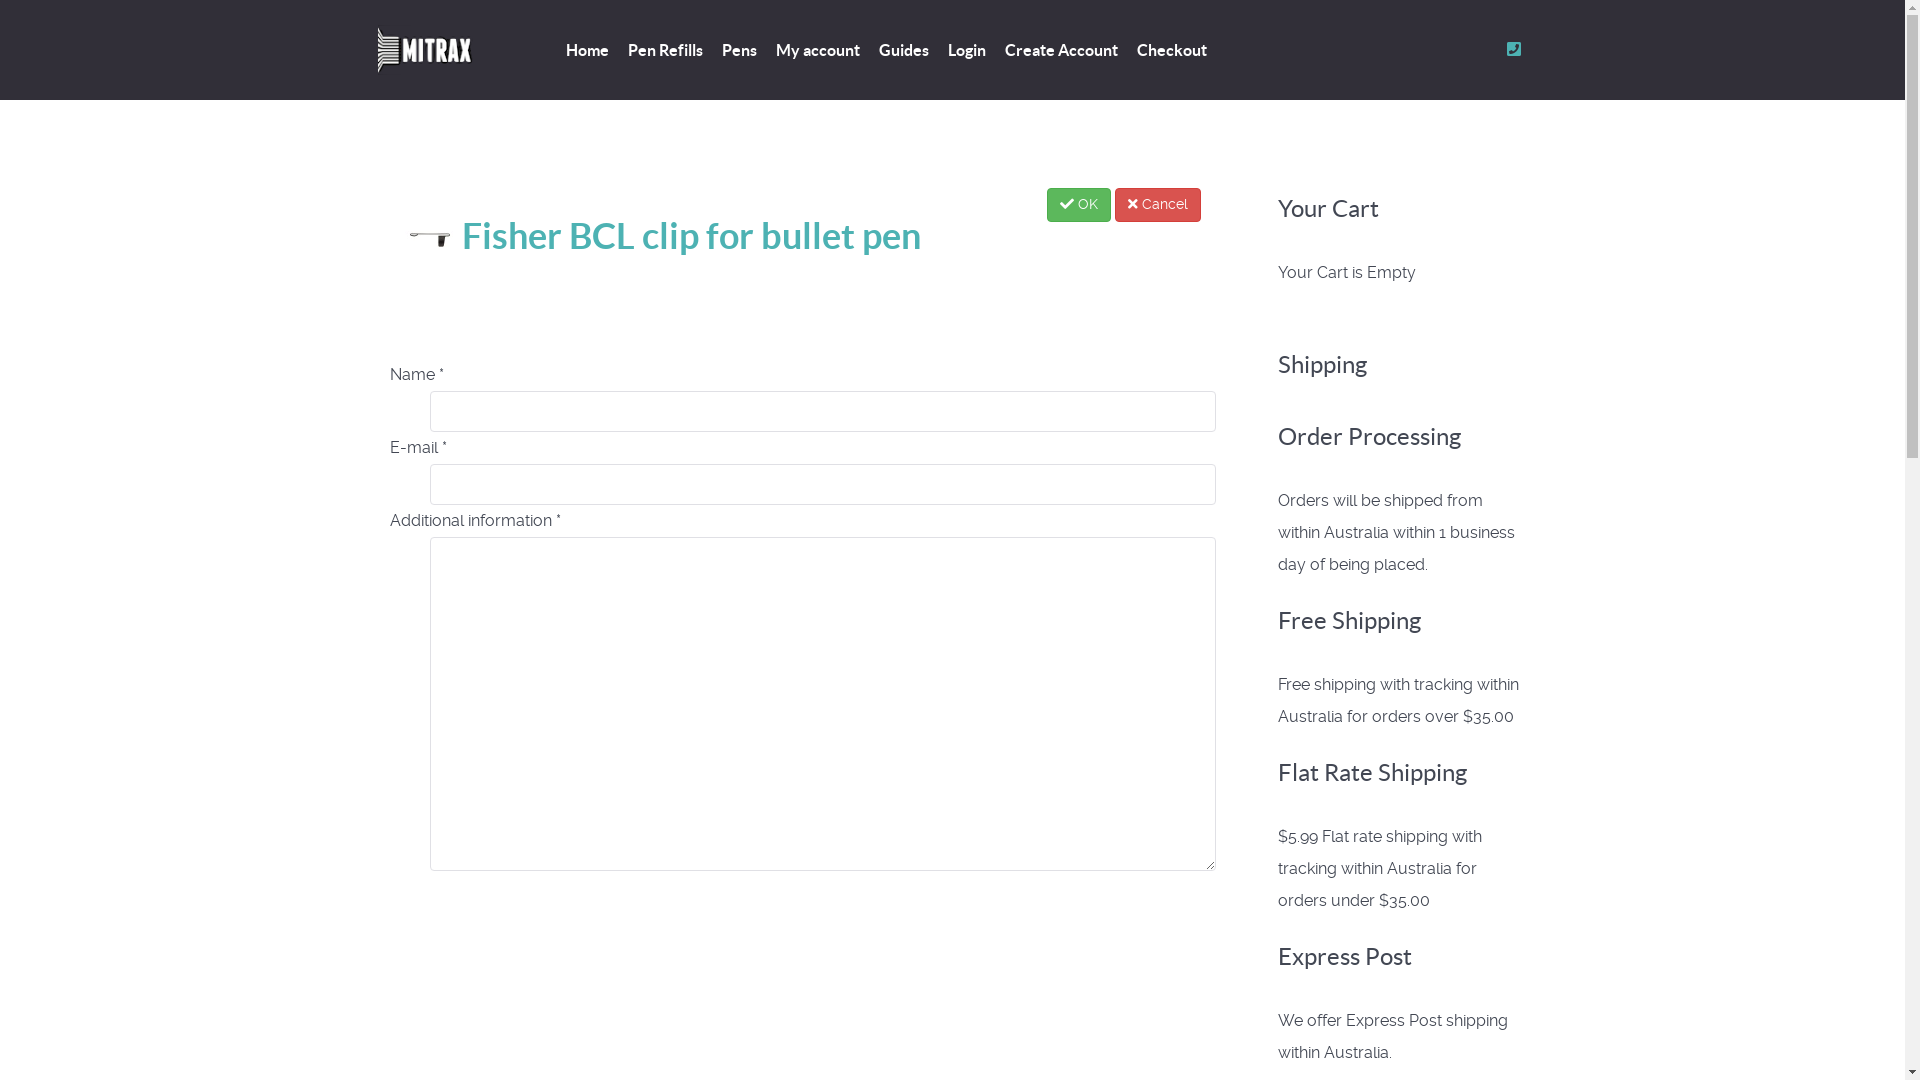 This screenshot has height=1080, width=1920. I want to click on 'OK', so click(1077, 204).